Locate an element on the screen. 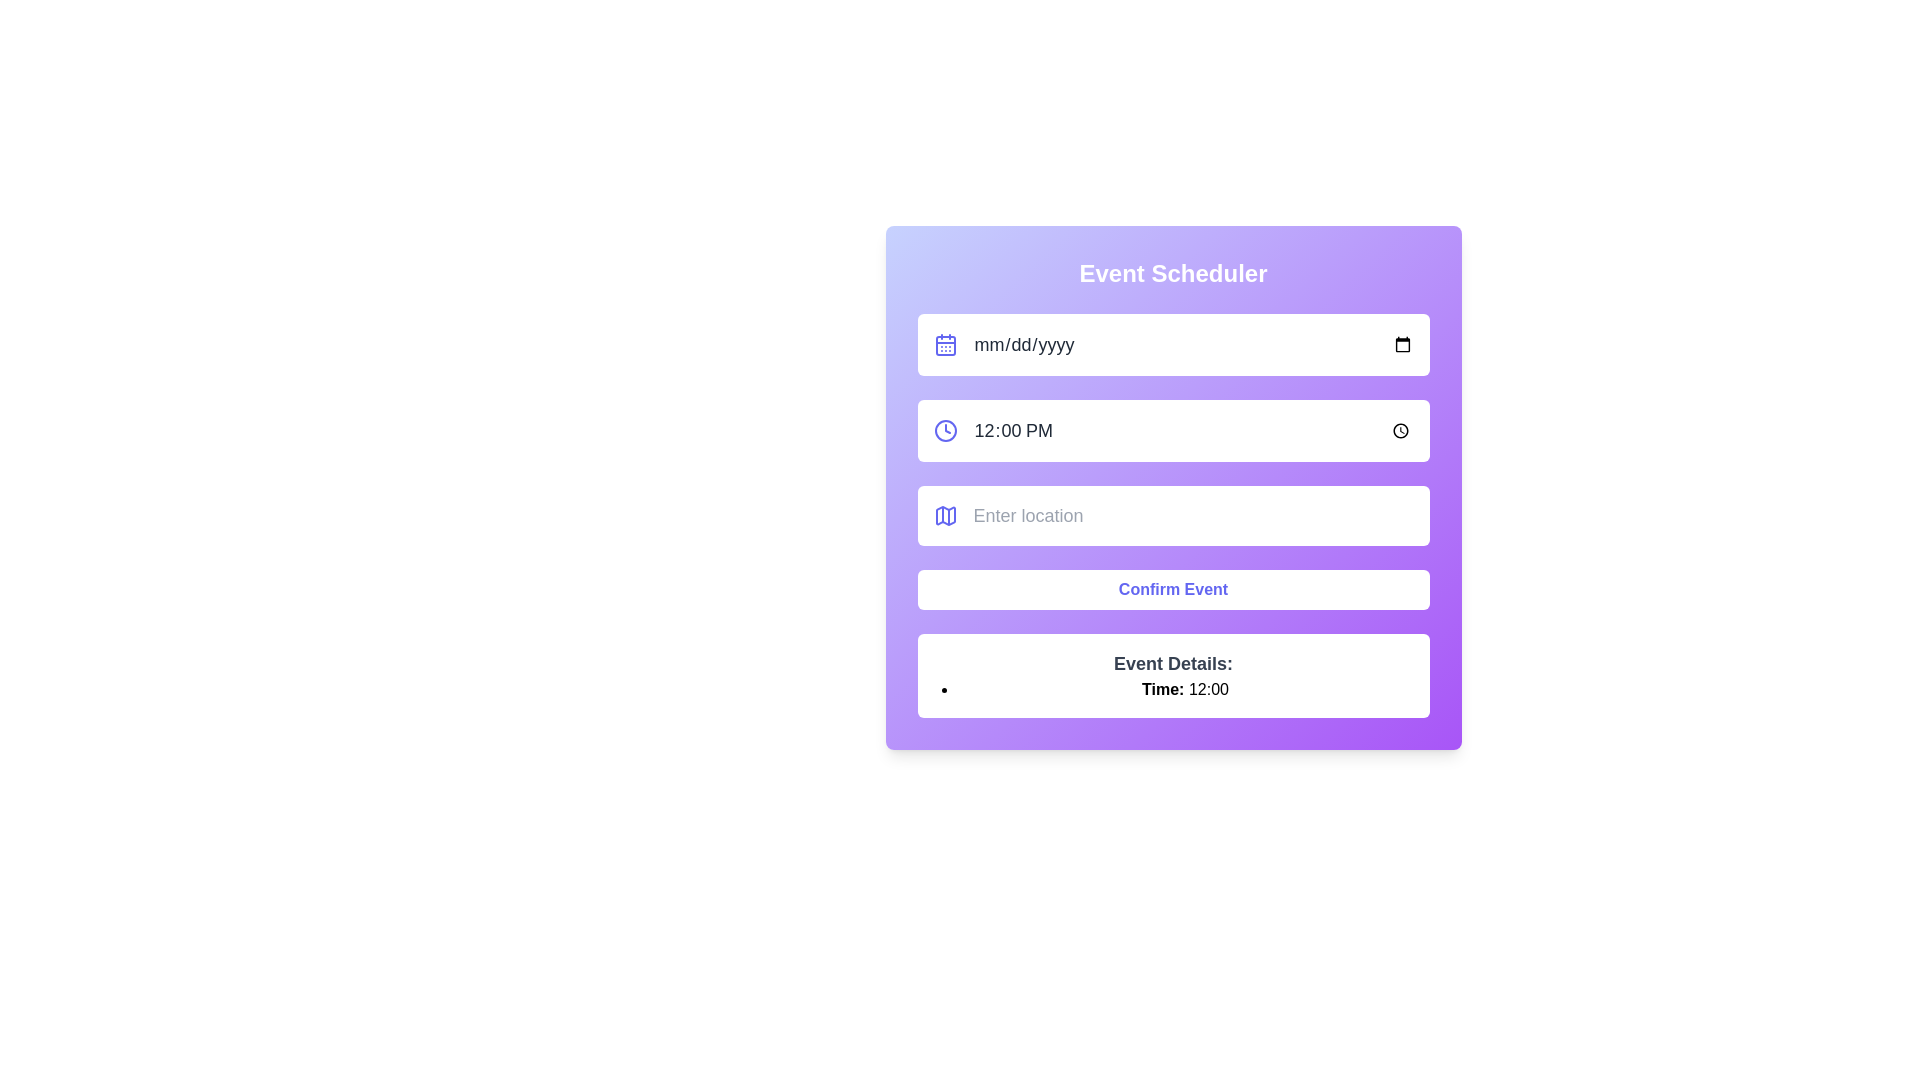  the header element displaying the text 'Event Details:', which is styled in bold, larger dark gray font, located near the bottom of the interface above a bulleted list item is located at coordinates (1173, 663).